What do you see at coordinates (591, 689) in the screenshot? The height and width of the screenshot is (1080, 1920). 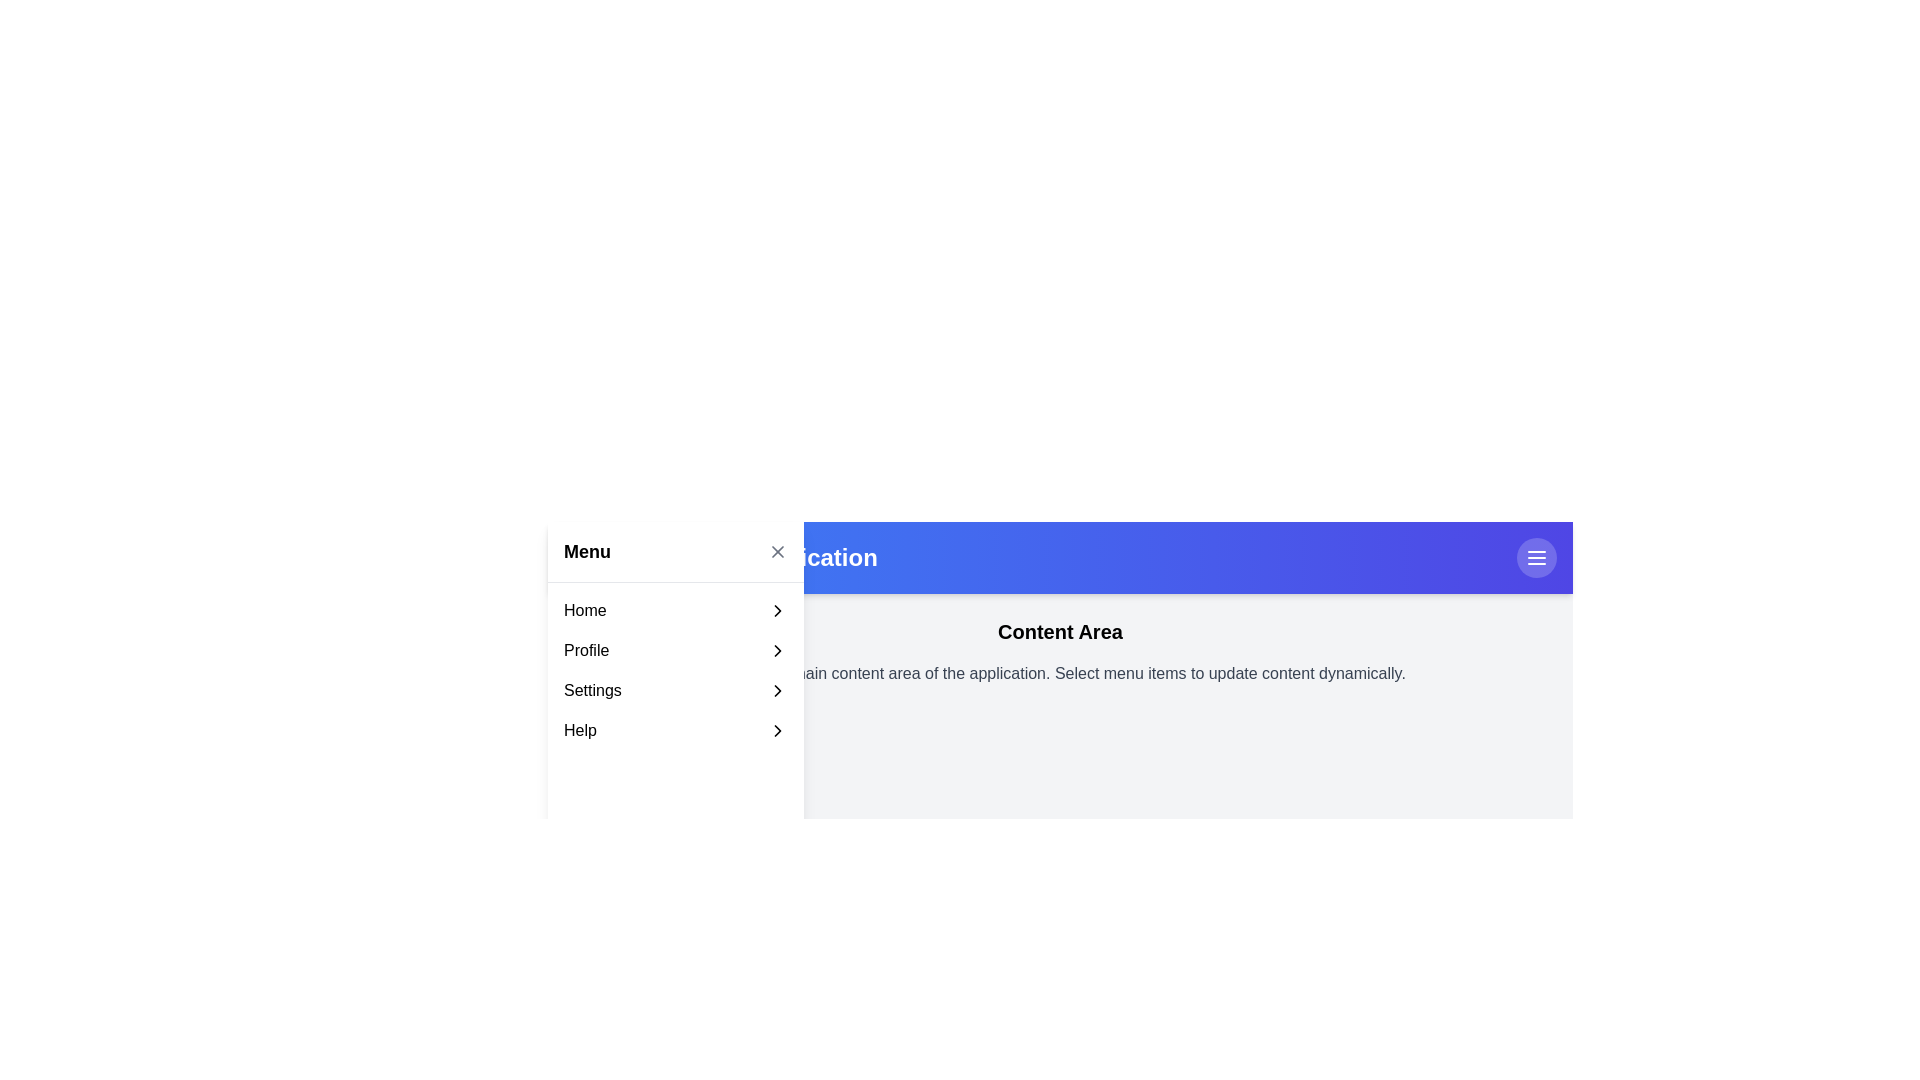 I see `the 'Settings' text label in the navigation menu` at bounding box center [591, 689].